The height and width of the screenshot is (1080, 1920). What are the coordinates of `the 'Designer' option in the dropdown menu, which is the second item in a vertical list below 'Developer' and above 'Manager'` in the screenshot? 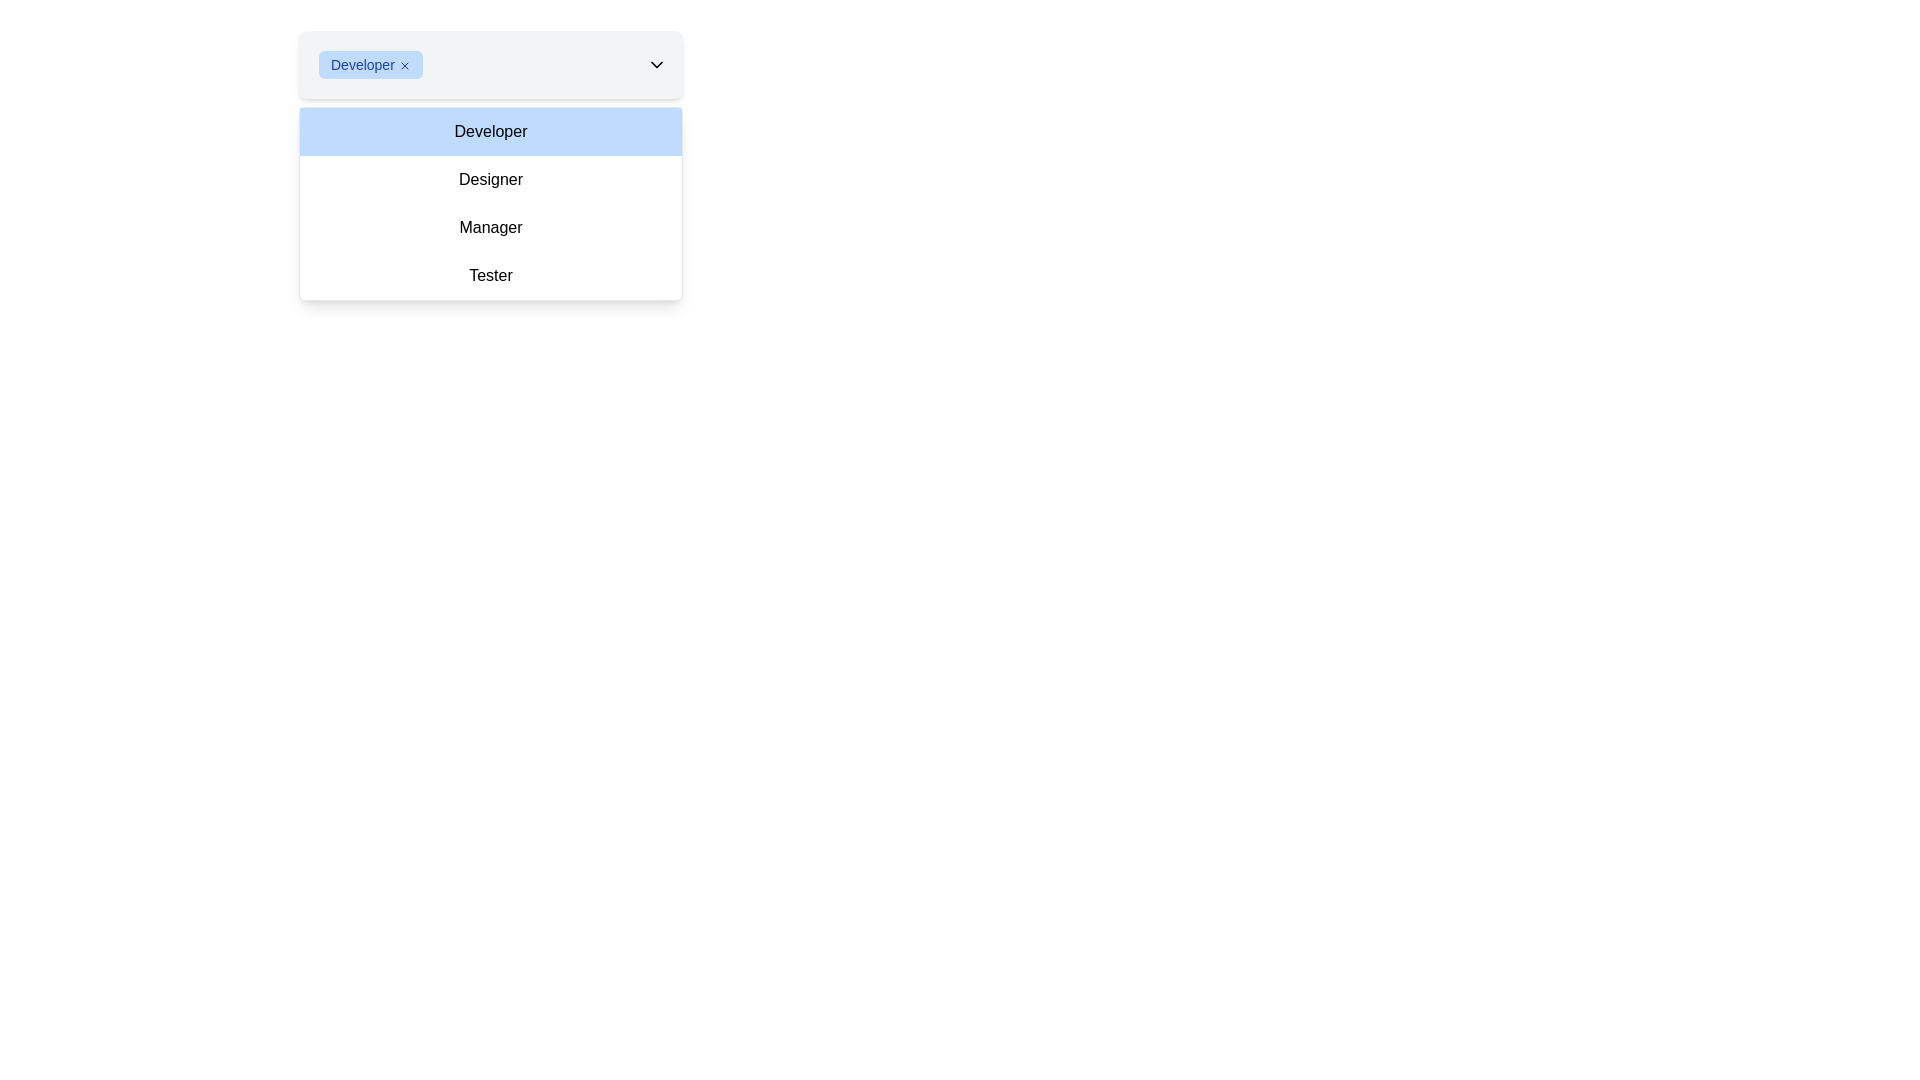 It's located at (490, 180).